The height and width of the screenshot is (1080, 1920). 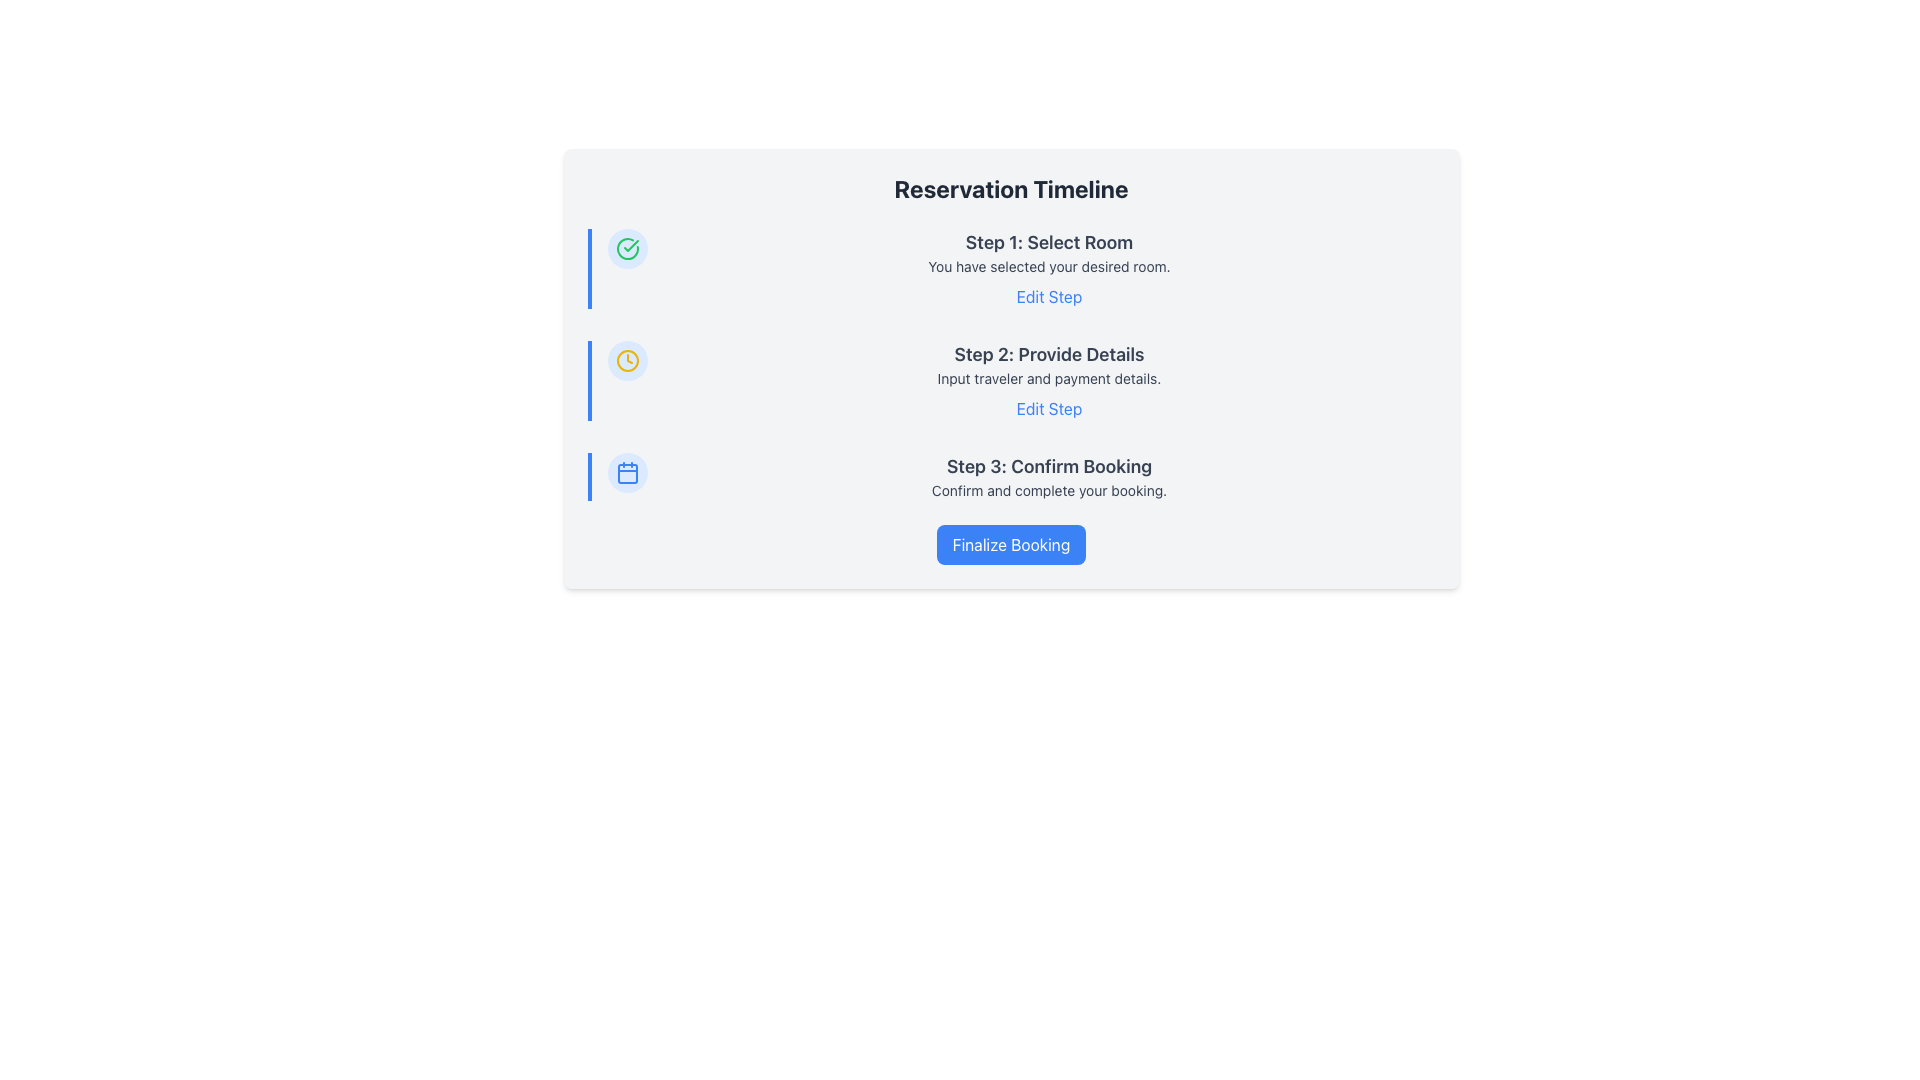 What do you see at coordinates (626, 361) in the screenshot?
I see `the central circular SVG shape representing the clock face, which has a yellow outline and a light gray background, located to the left of the 'Step 2: Provide Details' section` at bounding box center [626, 361].